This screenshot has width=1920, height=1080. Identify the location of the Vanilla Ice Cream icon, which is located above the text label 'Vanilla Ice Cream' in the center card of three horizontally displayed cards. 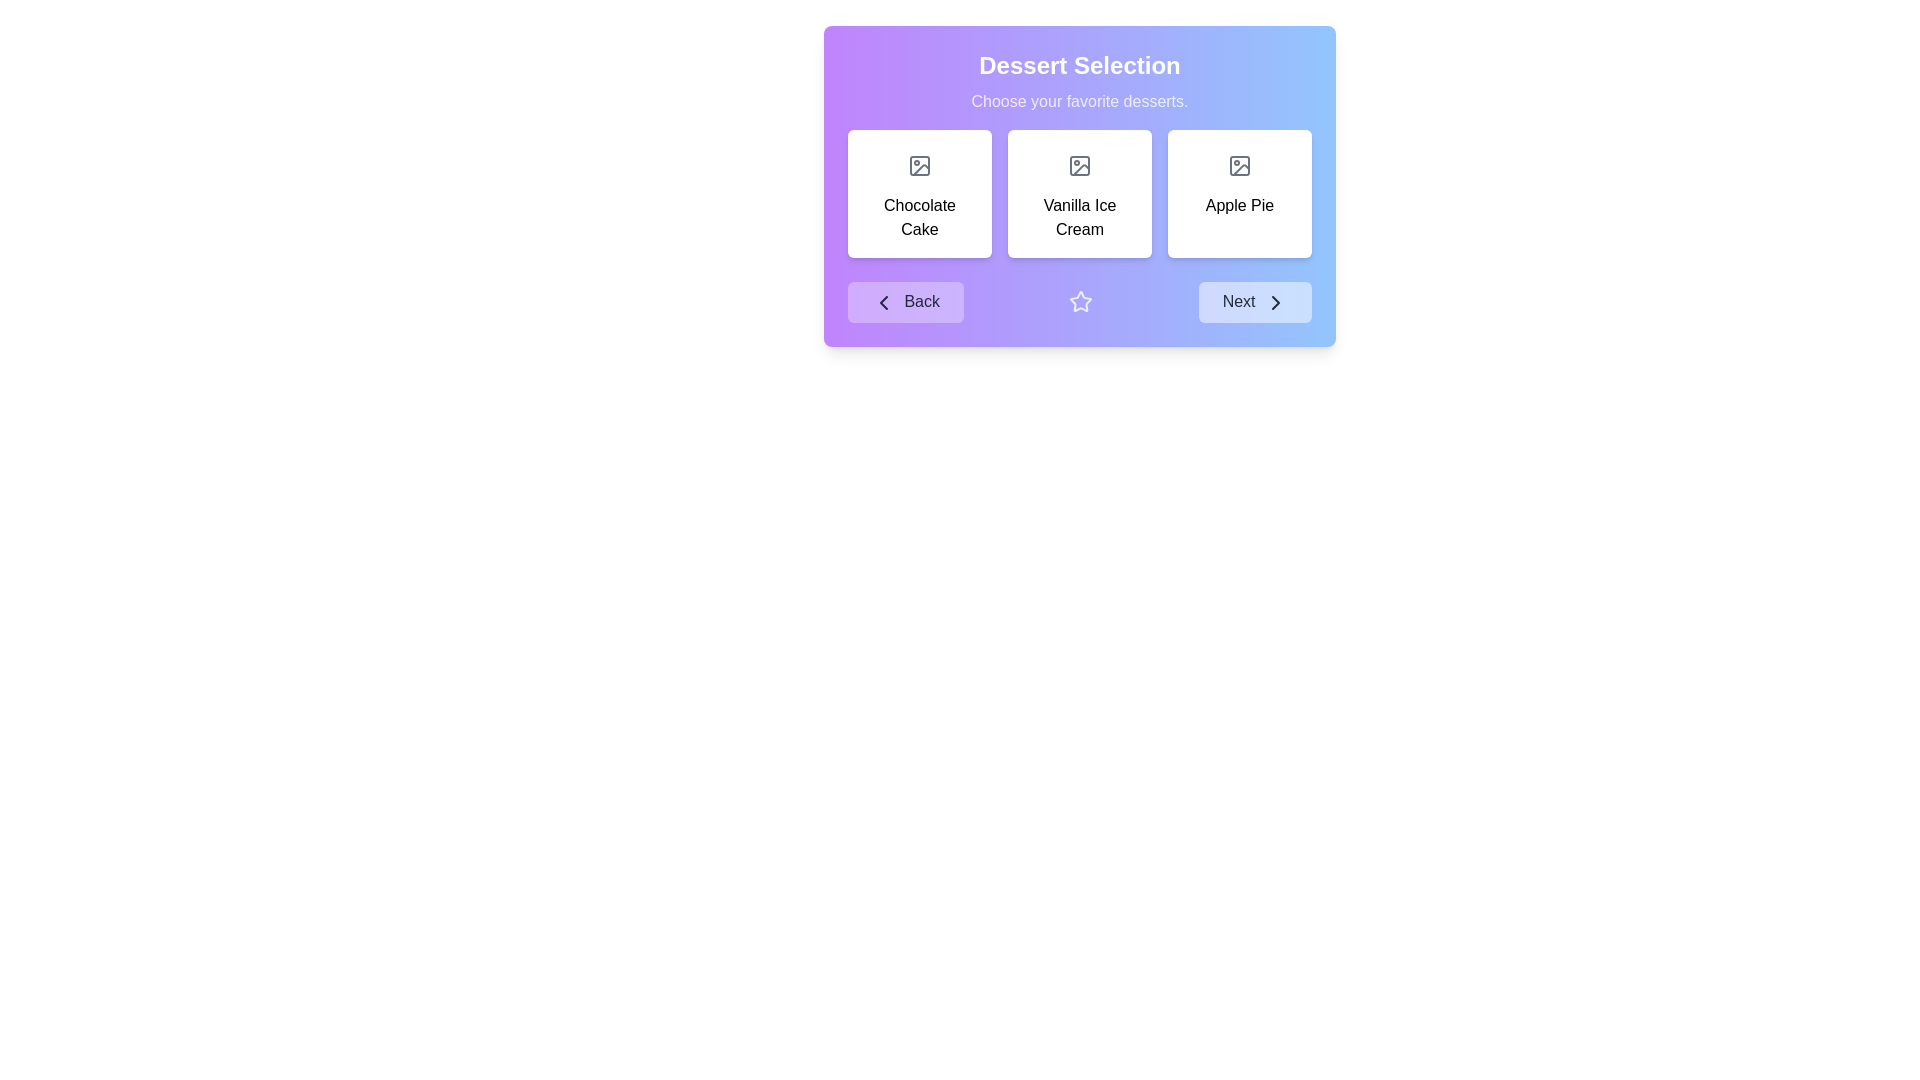
(1079, 164).